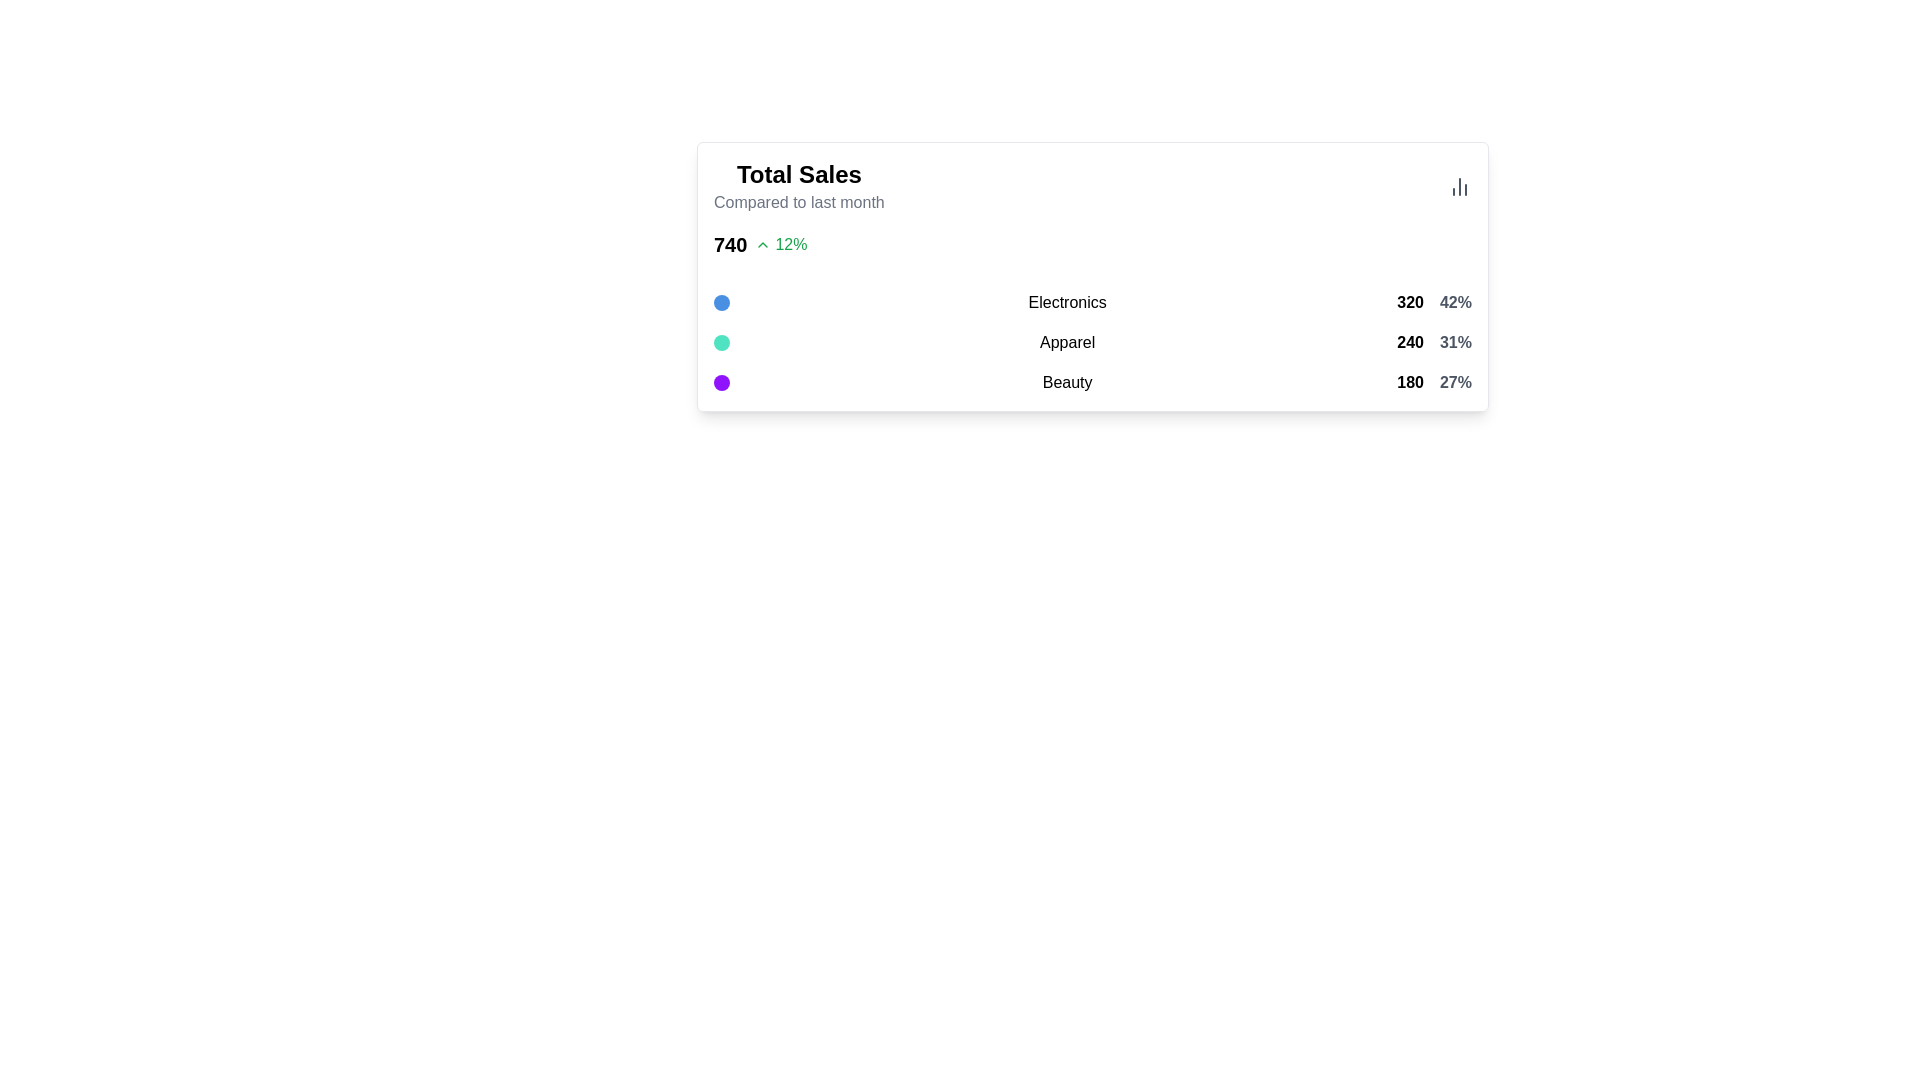  What do you see at coordinates (1409, 303) in the screenshot?
I see `the bold numerical value '320' that is aligned with the 'Electronics' label and located to its left of '42%'` at bounding box center [1409, 303].